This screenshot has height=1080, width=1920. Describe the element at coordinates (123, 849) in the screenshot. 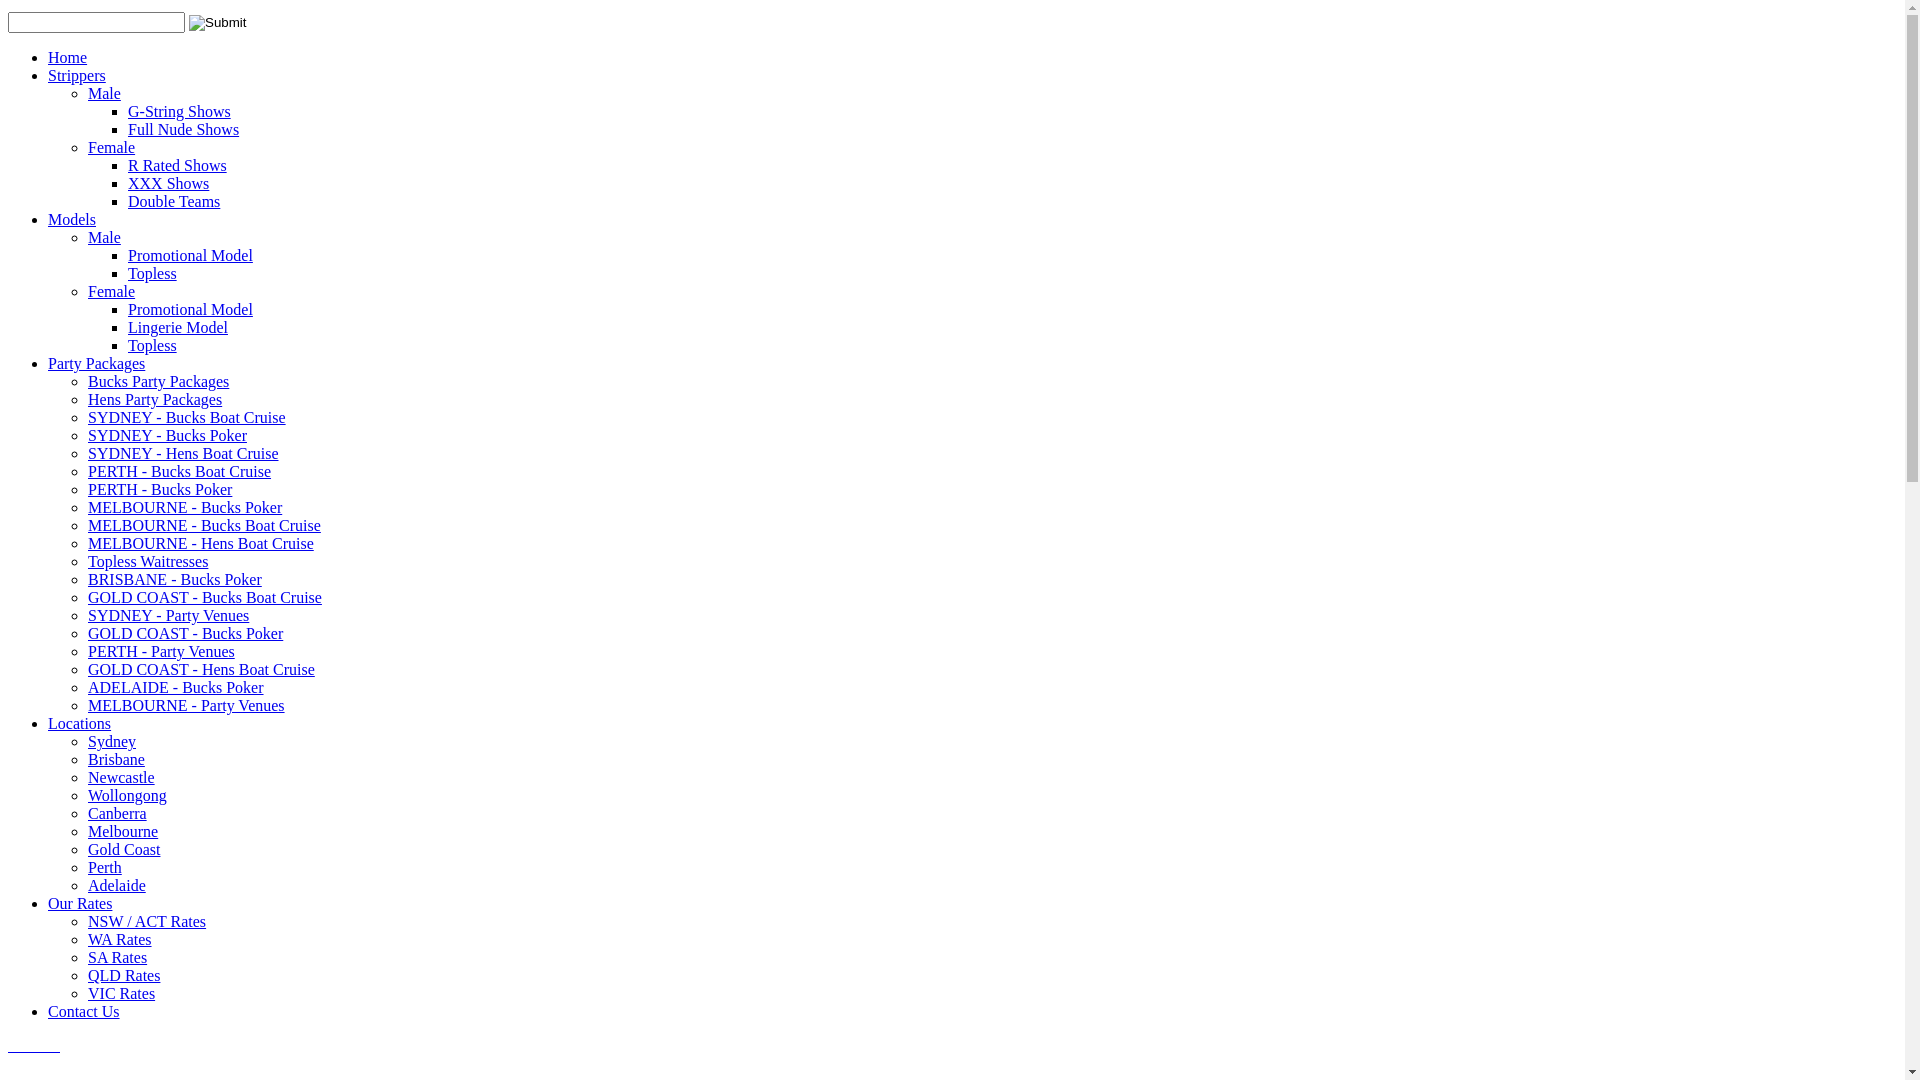

I see `'Gold Coast'` at that location.